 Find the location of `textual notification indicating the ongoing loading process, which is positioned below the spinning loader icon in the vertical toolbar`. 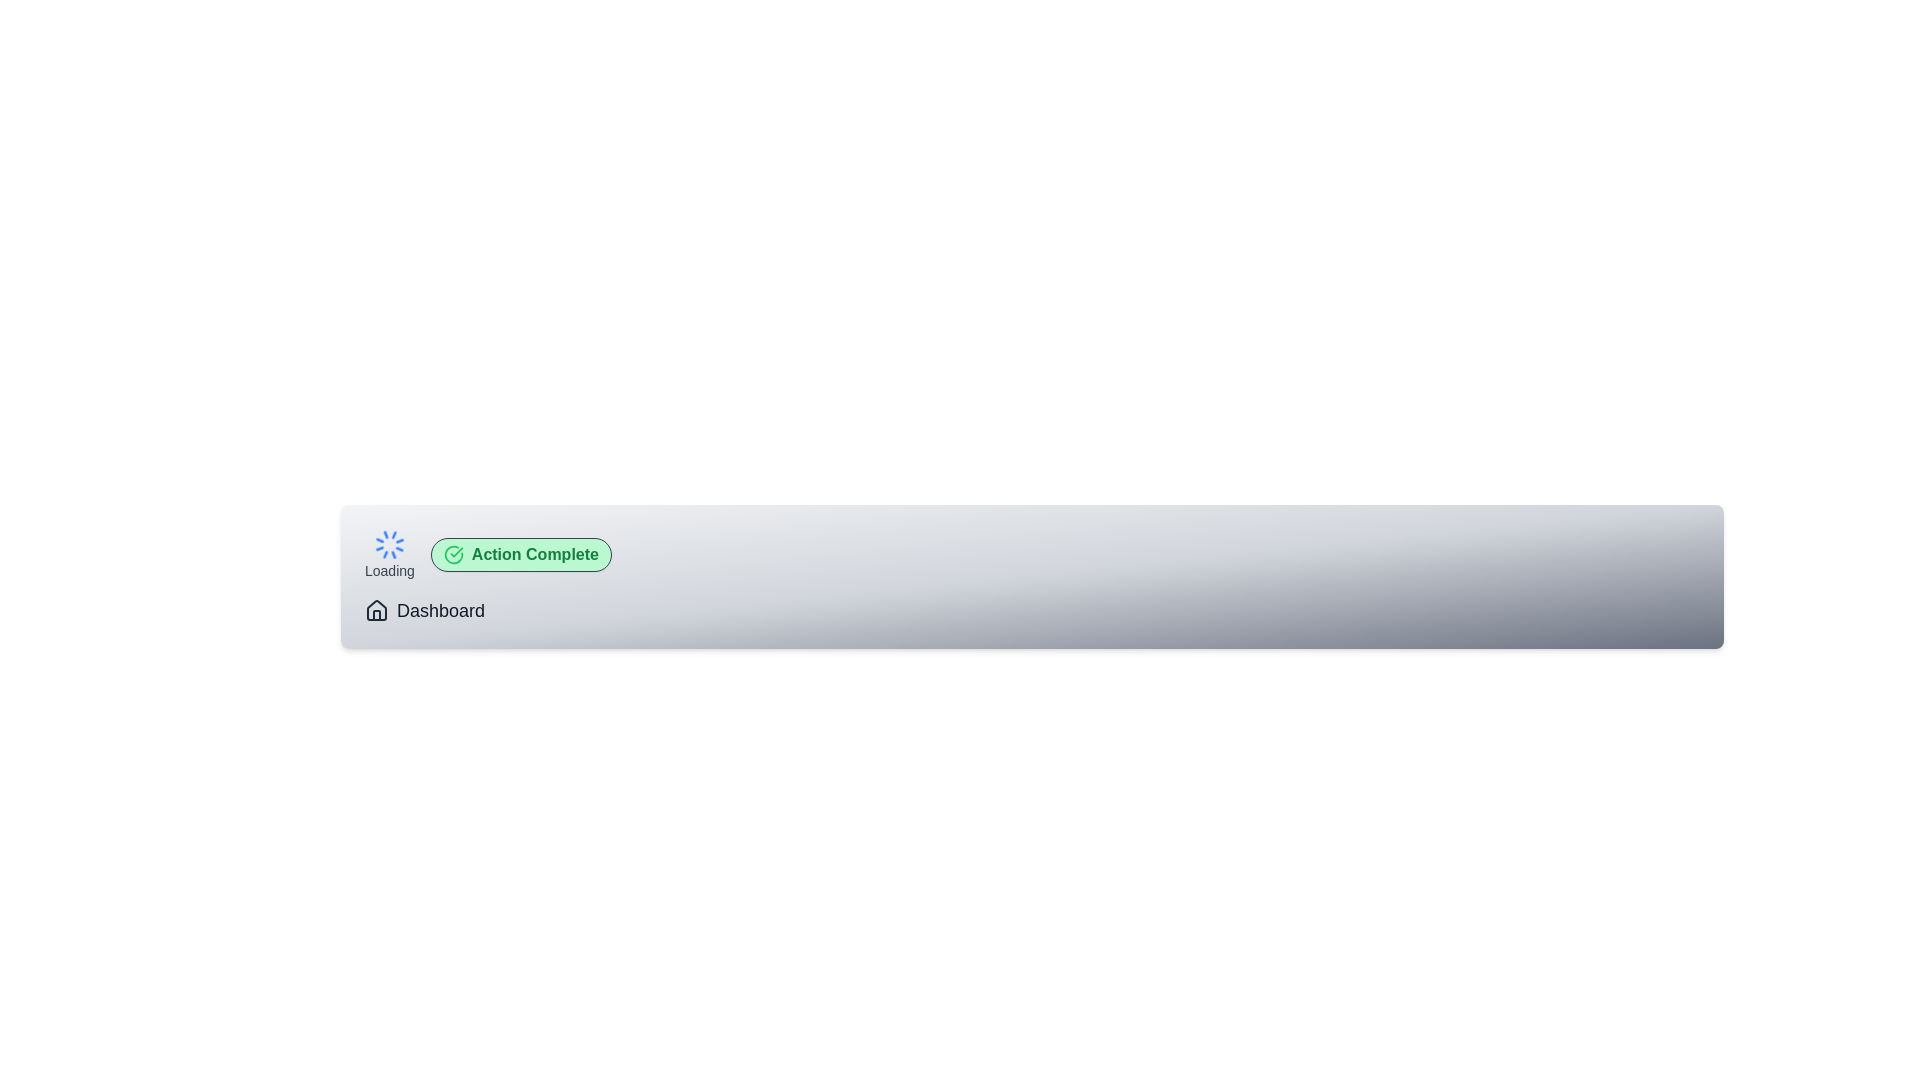

textual notification indicating the ongoing loading process, which is positioned below the spinning loader icon in the vertical toolbar is located at coordinates (389, 570).